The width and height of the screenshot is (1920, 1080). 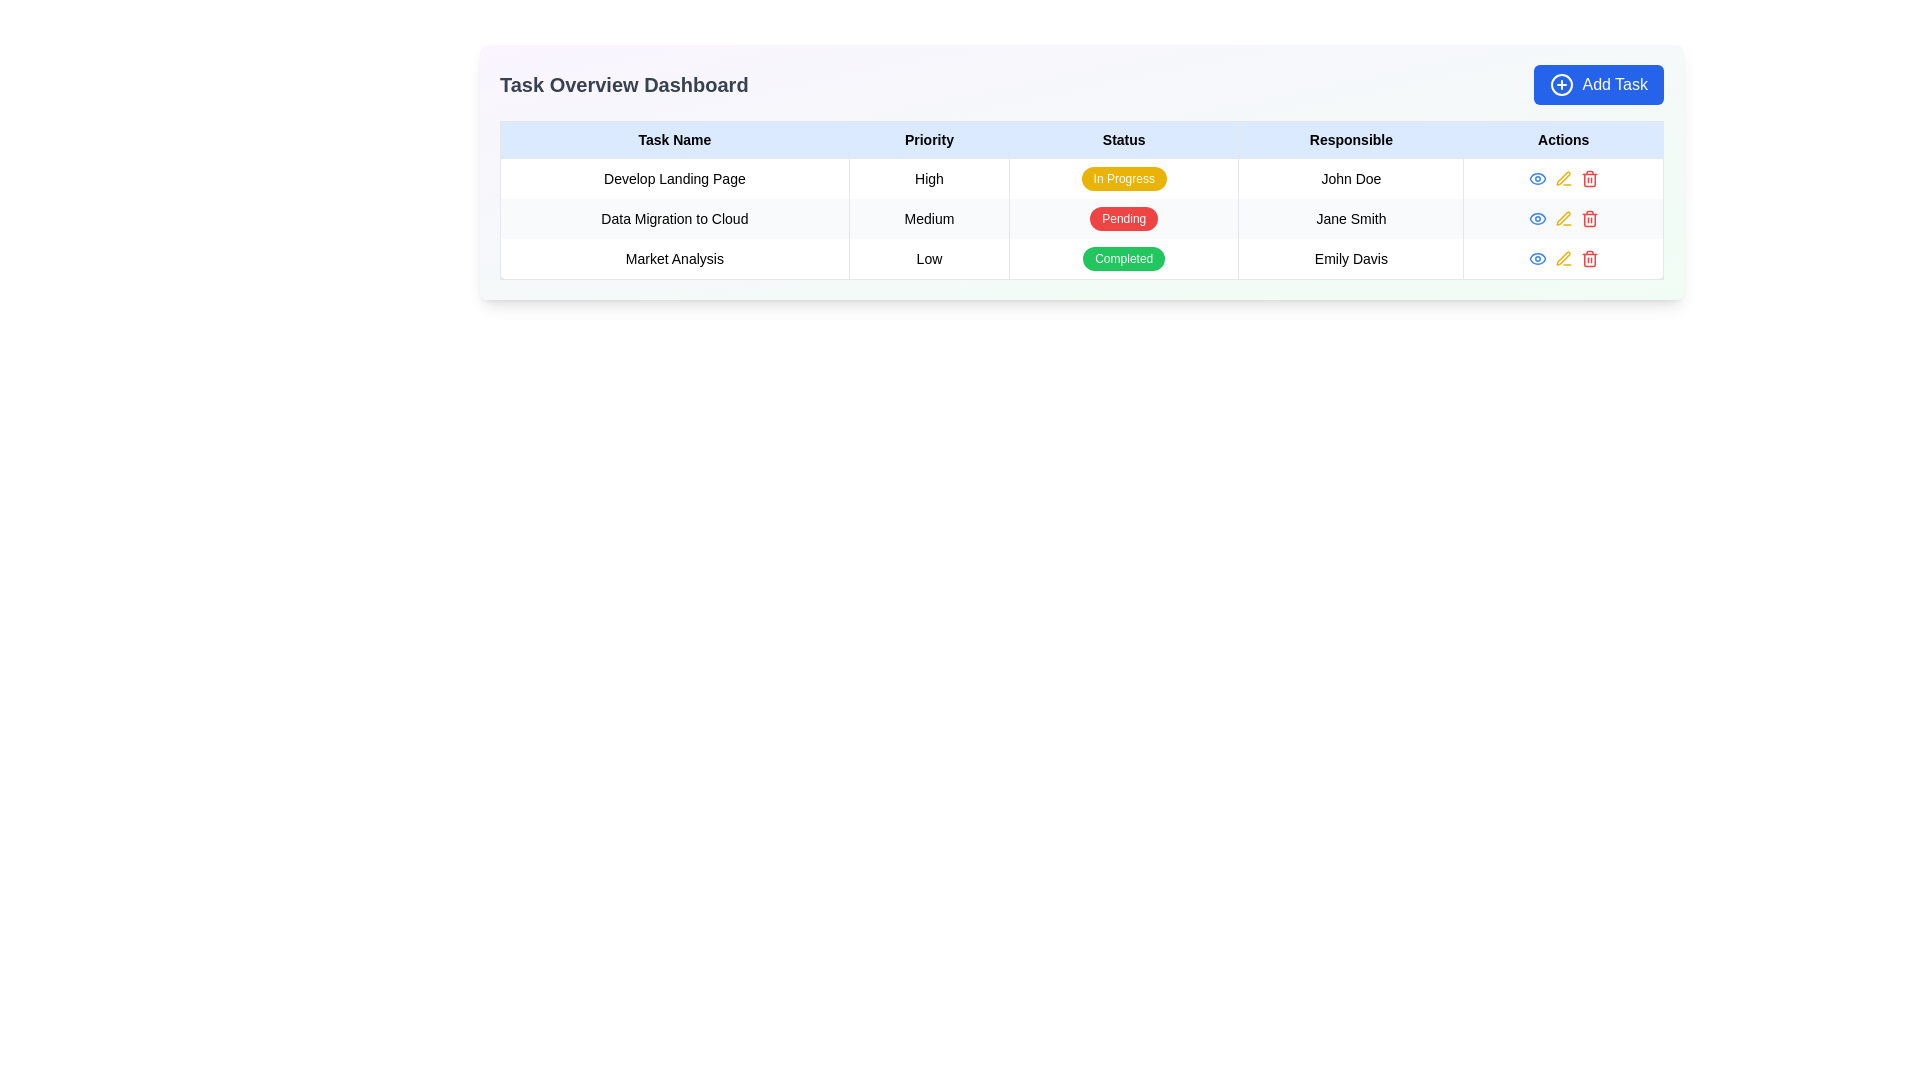 What do you see at coordinates (1124, 257) in the screenshot?
I see `the 'Completed' status badge located in the 'Status' column of the third row corresponding to the task 'Market Analysis'` at bounding box center [1124, 257].